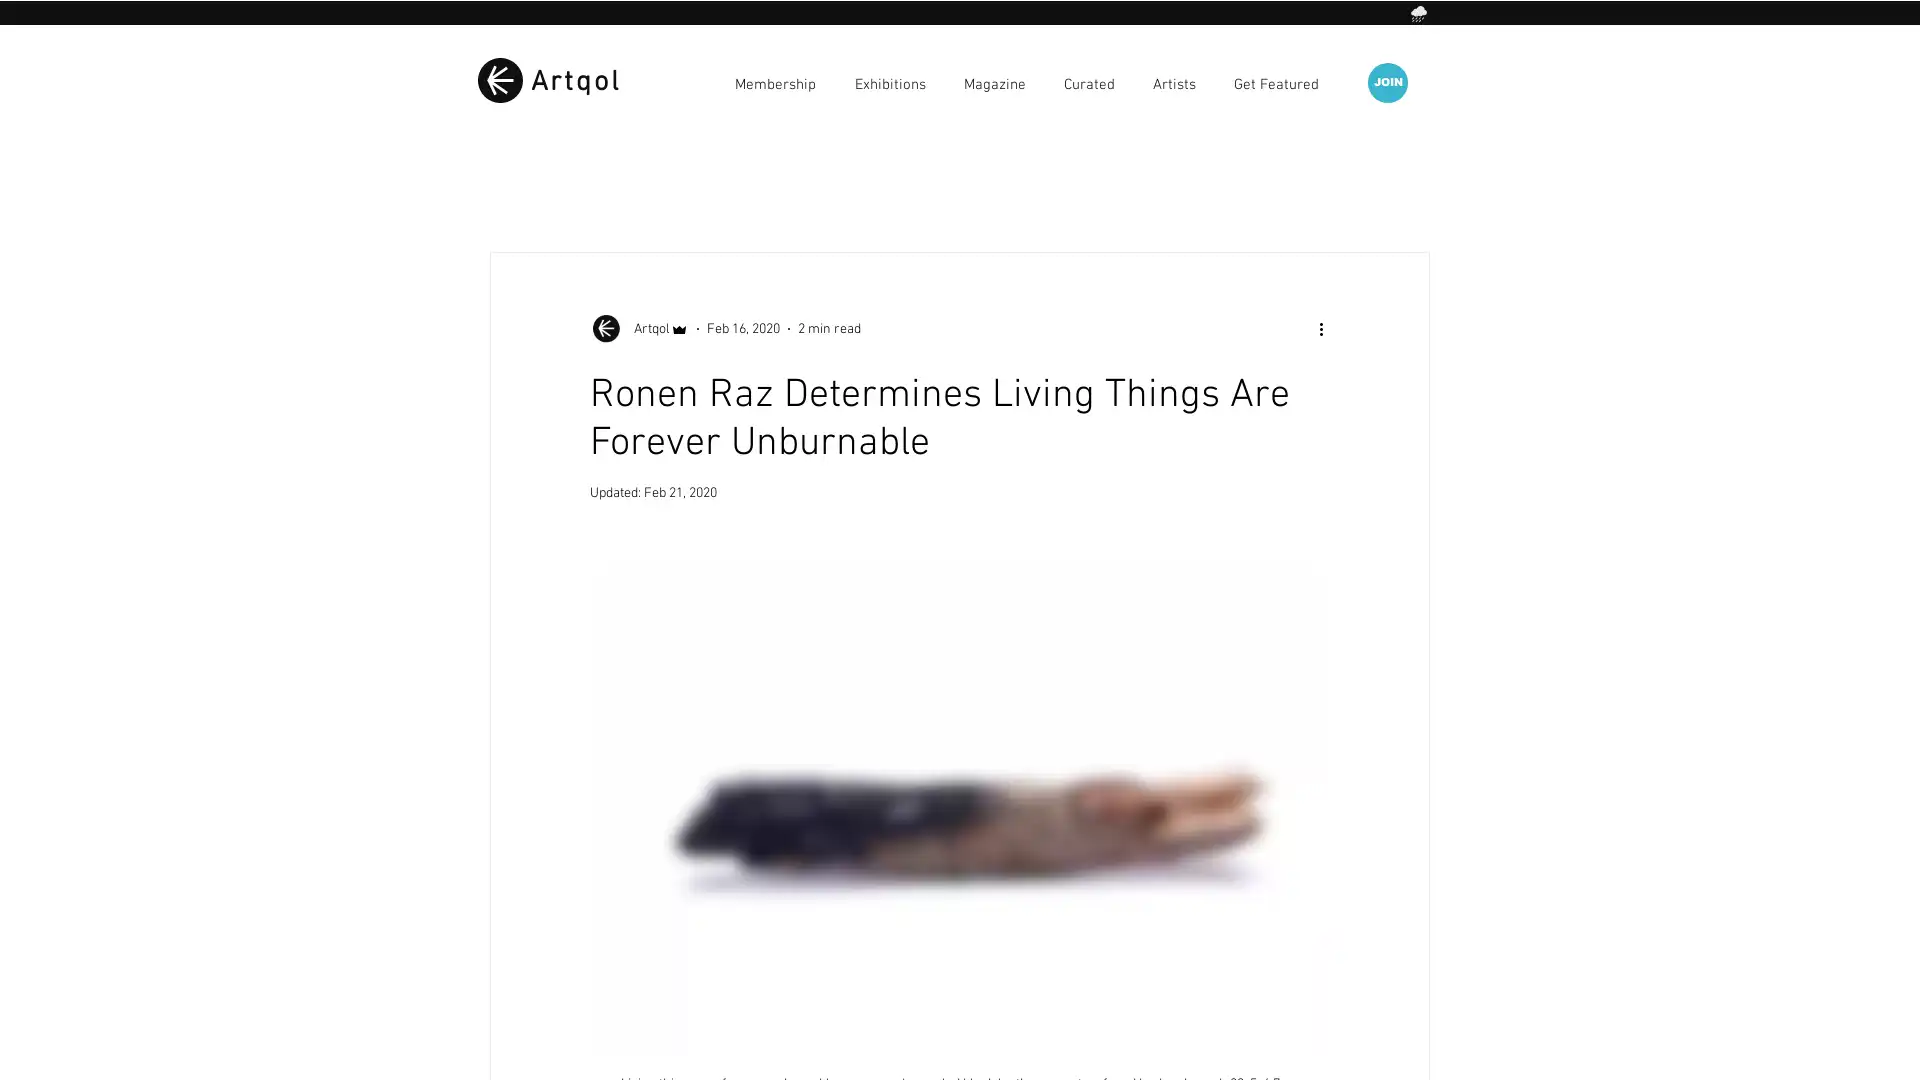 Image resolution: width=1920 pixels, height=1080 pixels. I want to click on Search, so click(1403, 194).